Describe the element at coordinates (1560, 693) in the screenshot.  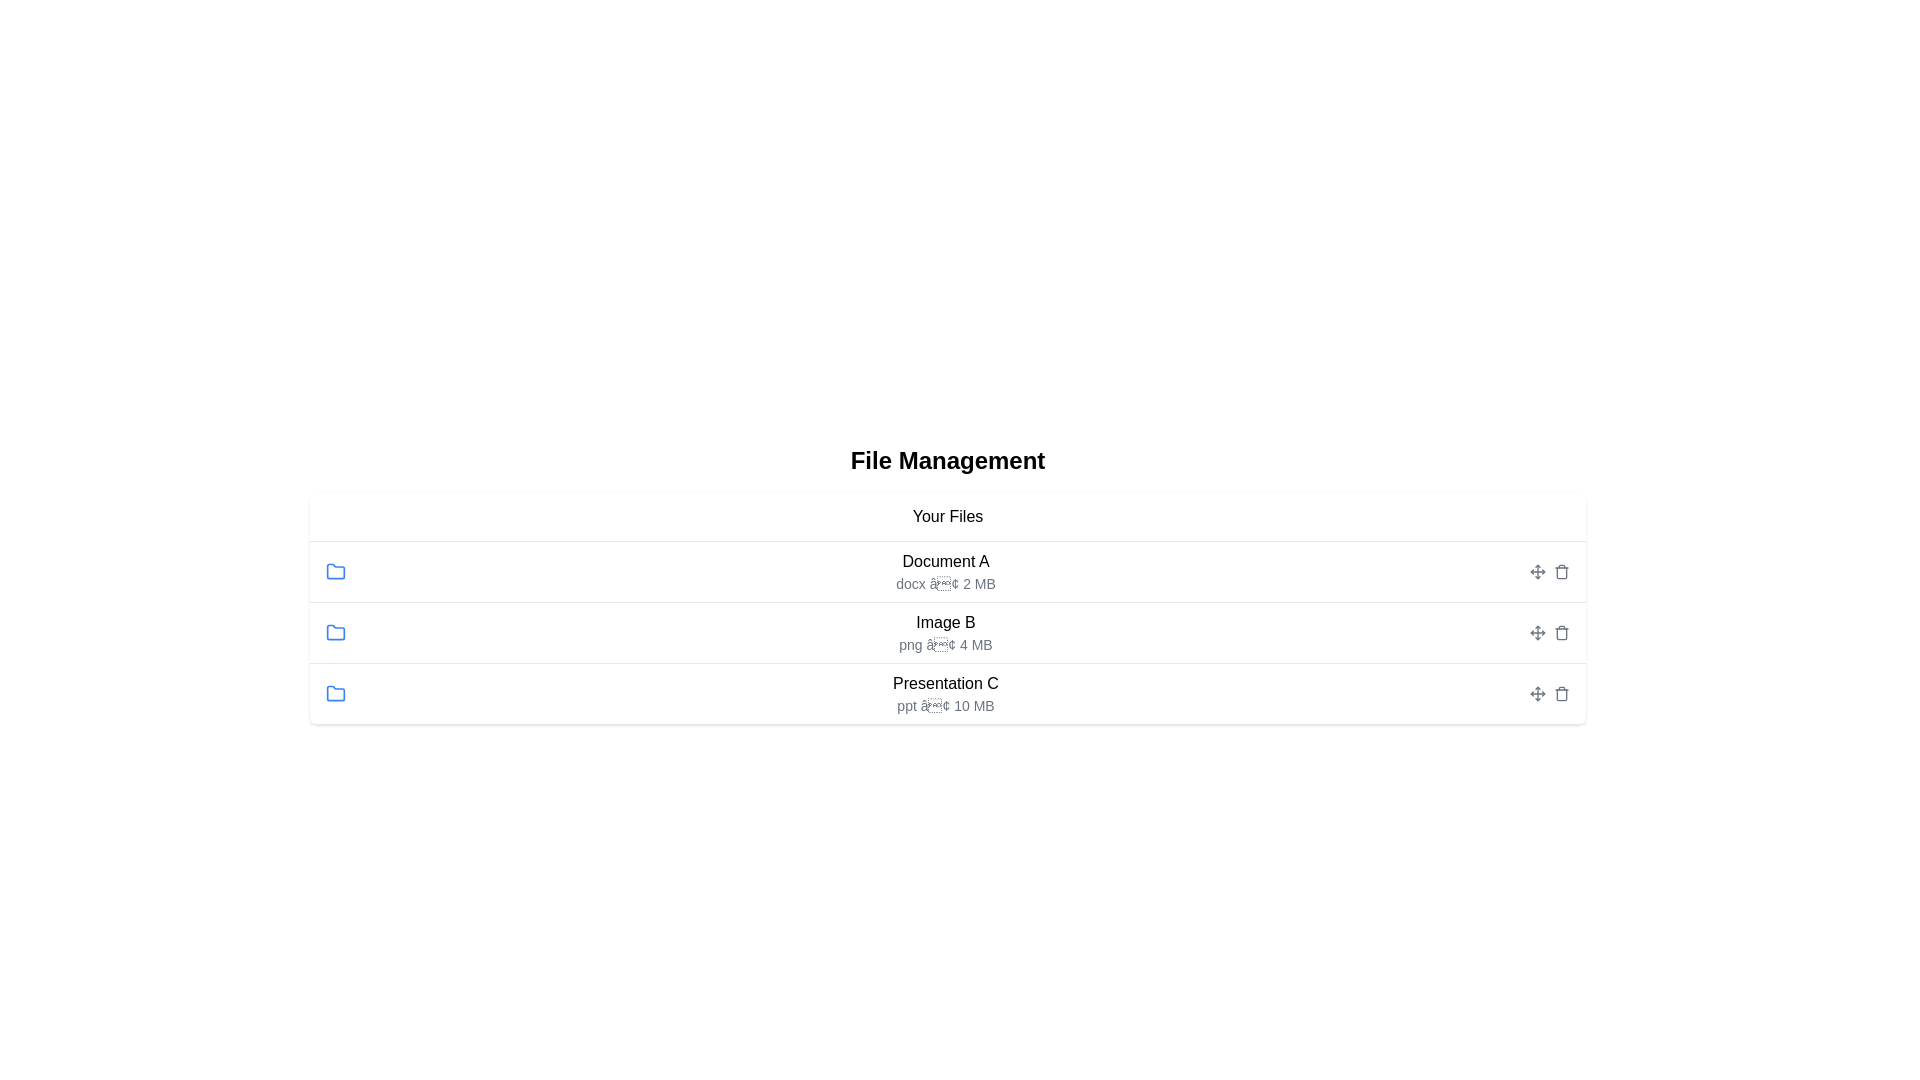
I see `the trash bin icon, which is the last interactive icon in the rightmost column of the third row in a table-like layout` at that location.